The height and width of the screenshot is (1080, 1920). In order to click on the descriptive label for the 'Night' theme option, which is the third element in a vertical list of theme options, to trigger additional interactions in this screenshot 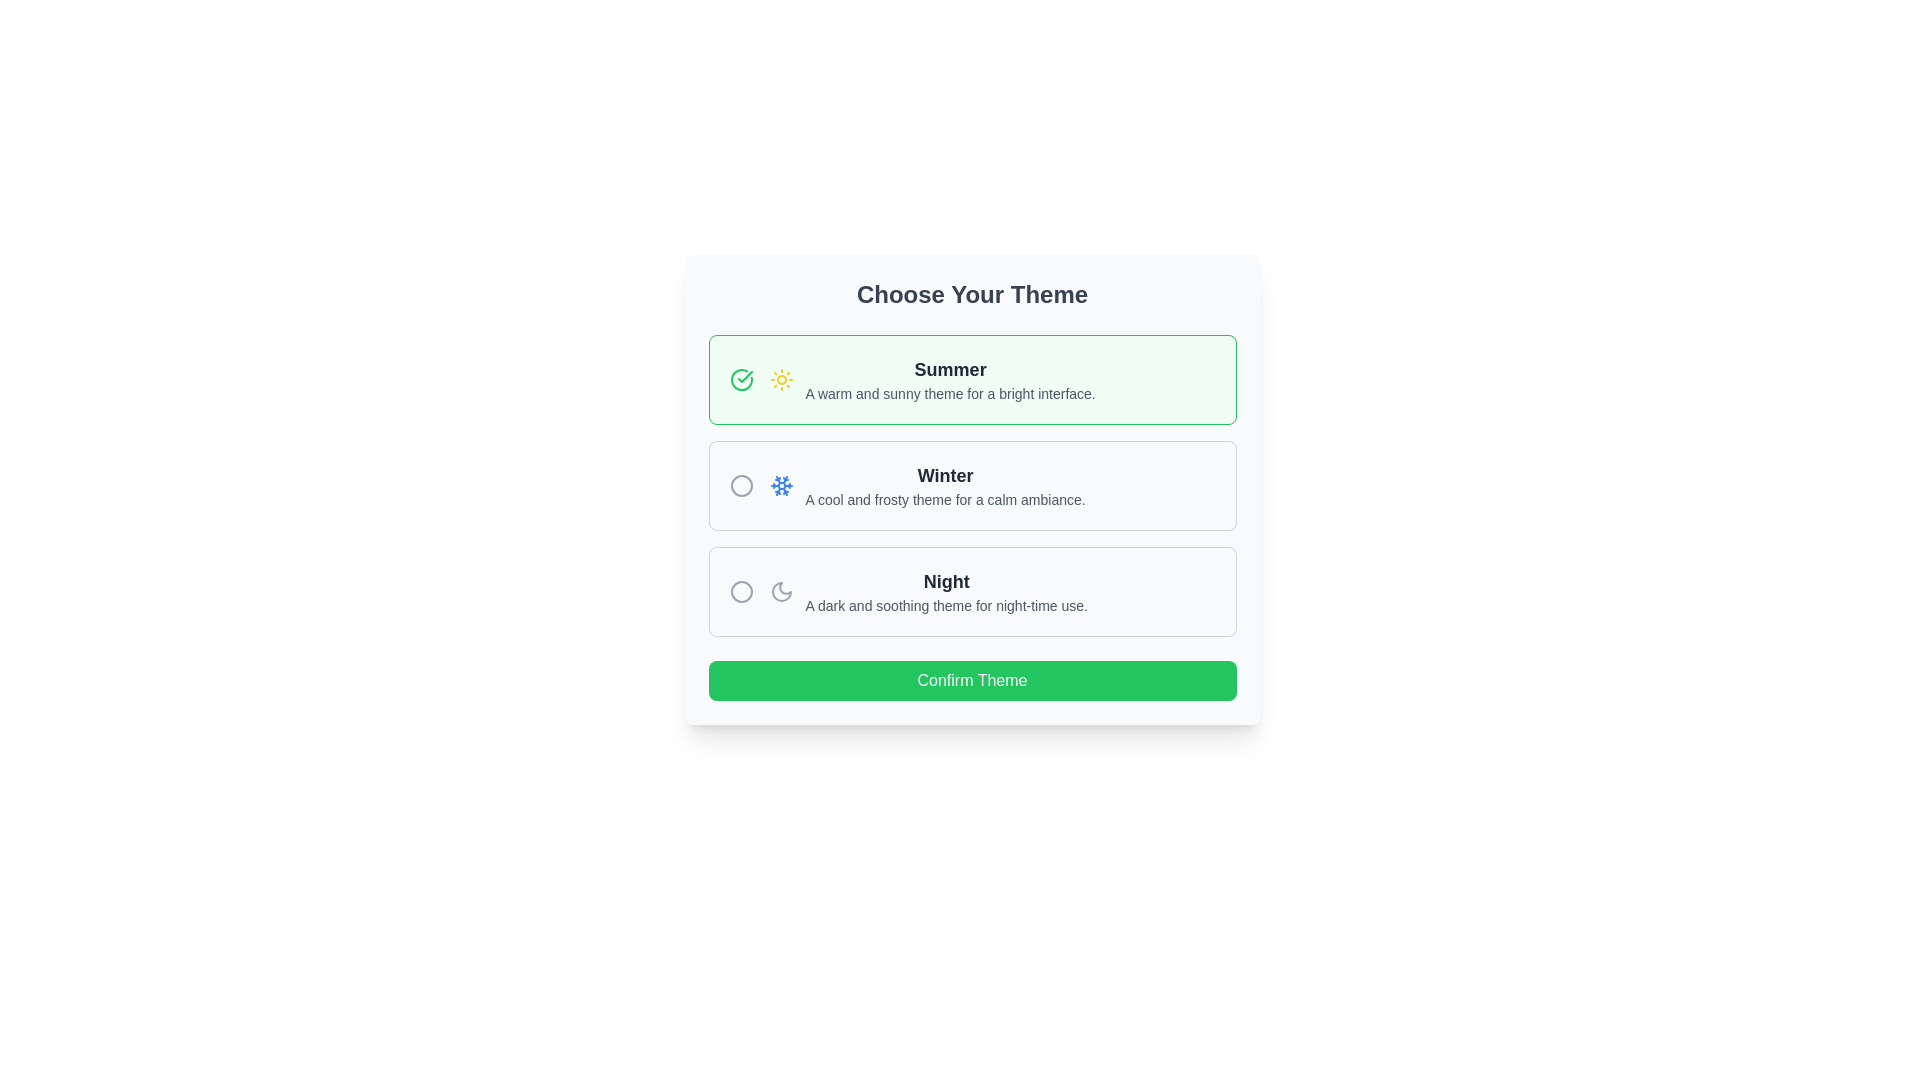, I will do `click(927, 590)`.